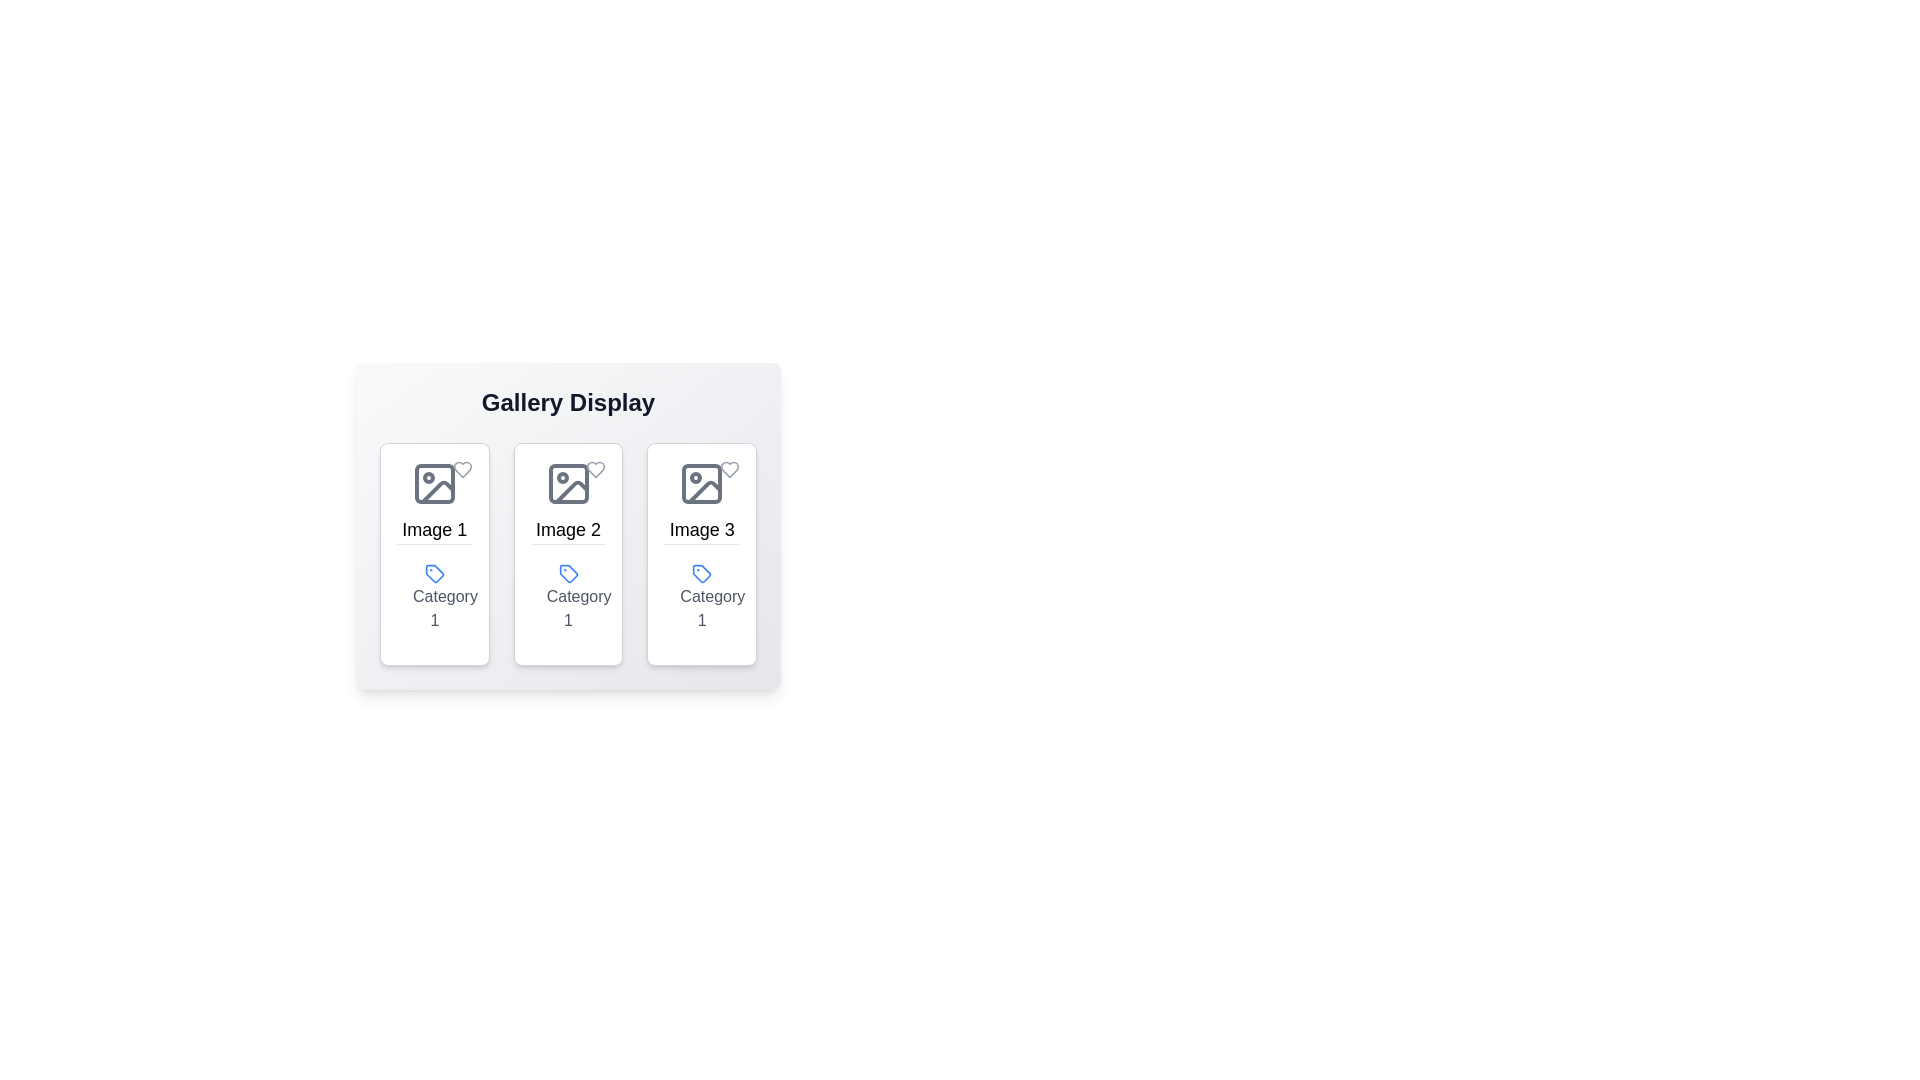 This screenshot has height=1080, width=1920. What do you see at coordinates (433, 595) in the screenshot?
I see `the category text and icon located in the bottom section of the card labeled 'Image 1', positioned below the image and title within the gallery layout` at bounding box center [433, 595].